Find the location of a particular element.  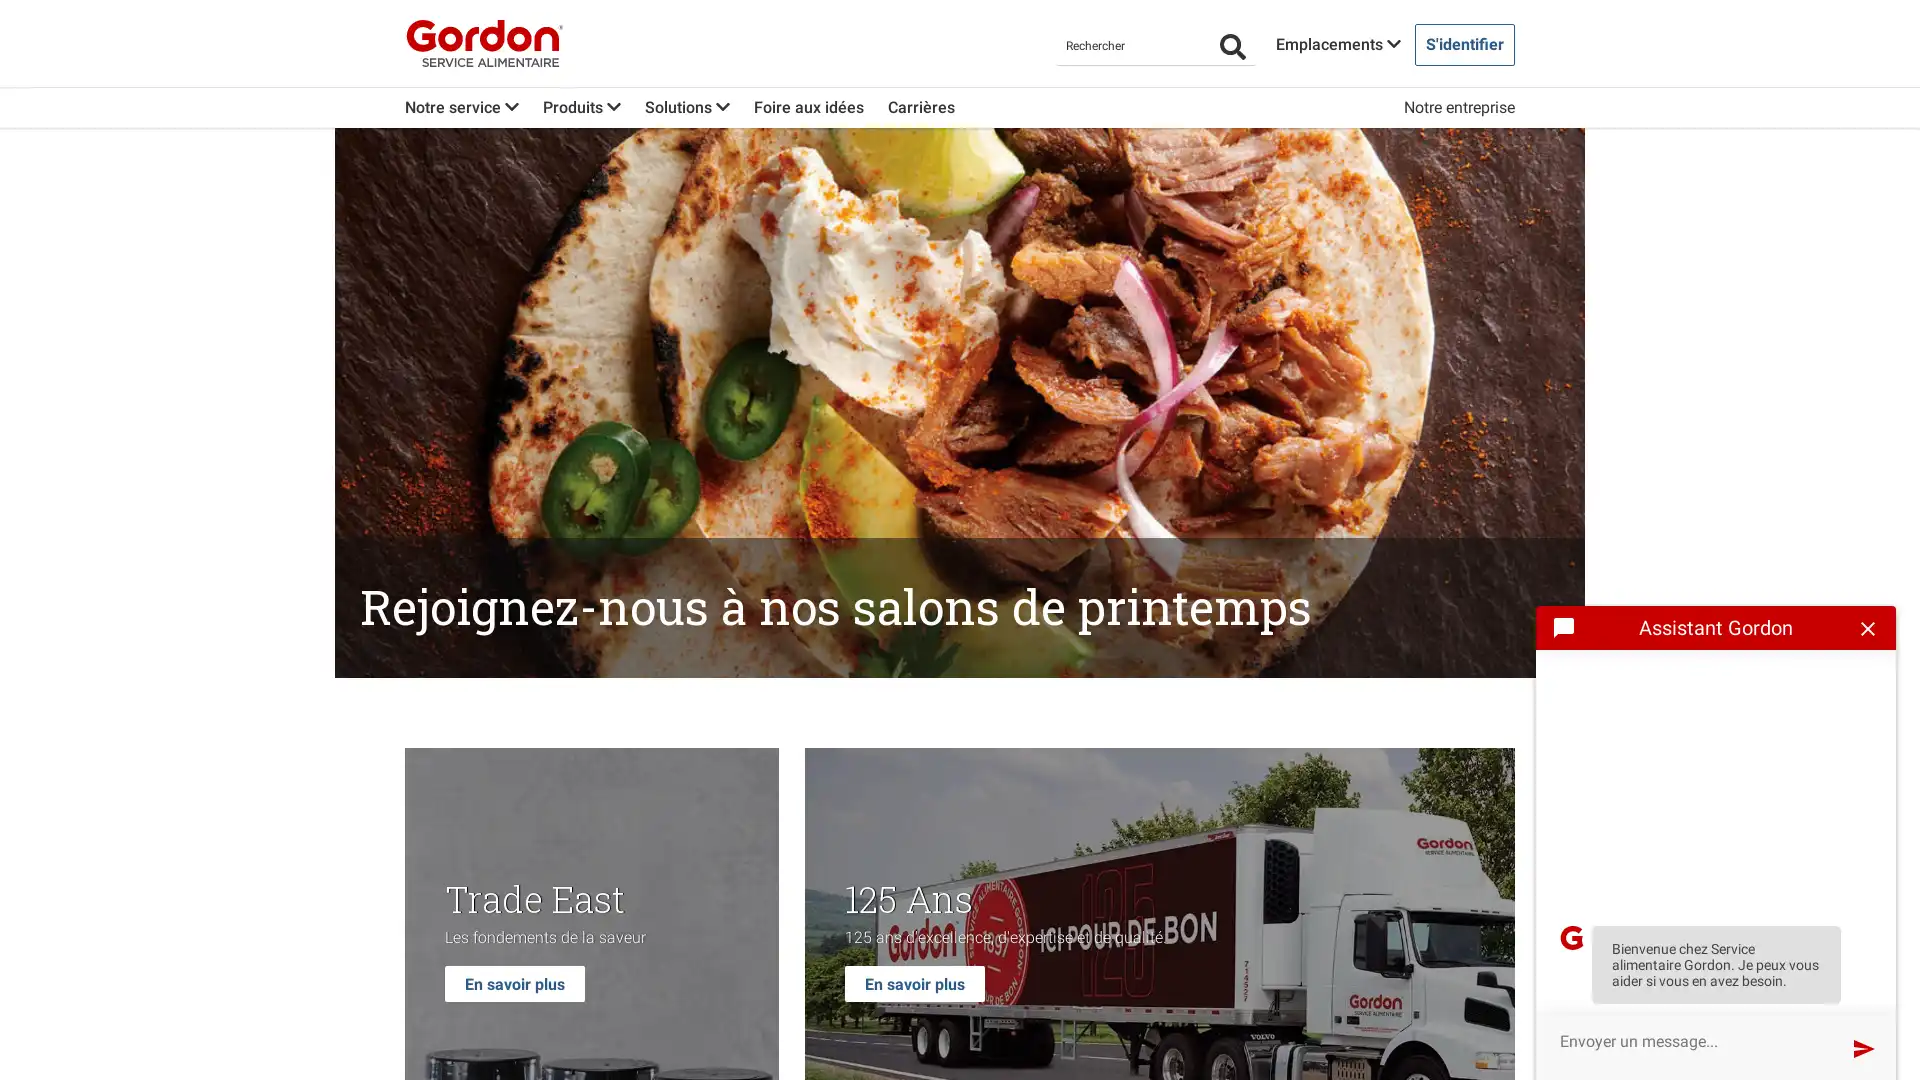

Rechercher is located at coordinates (1232, 45).